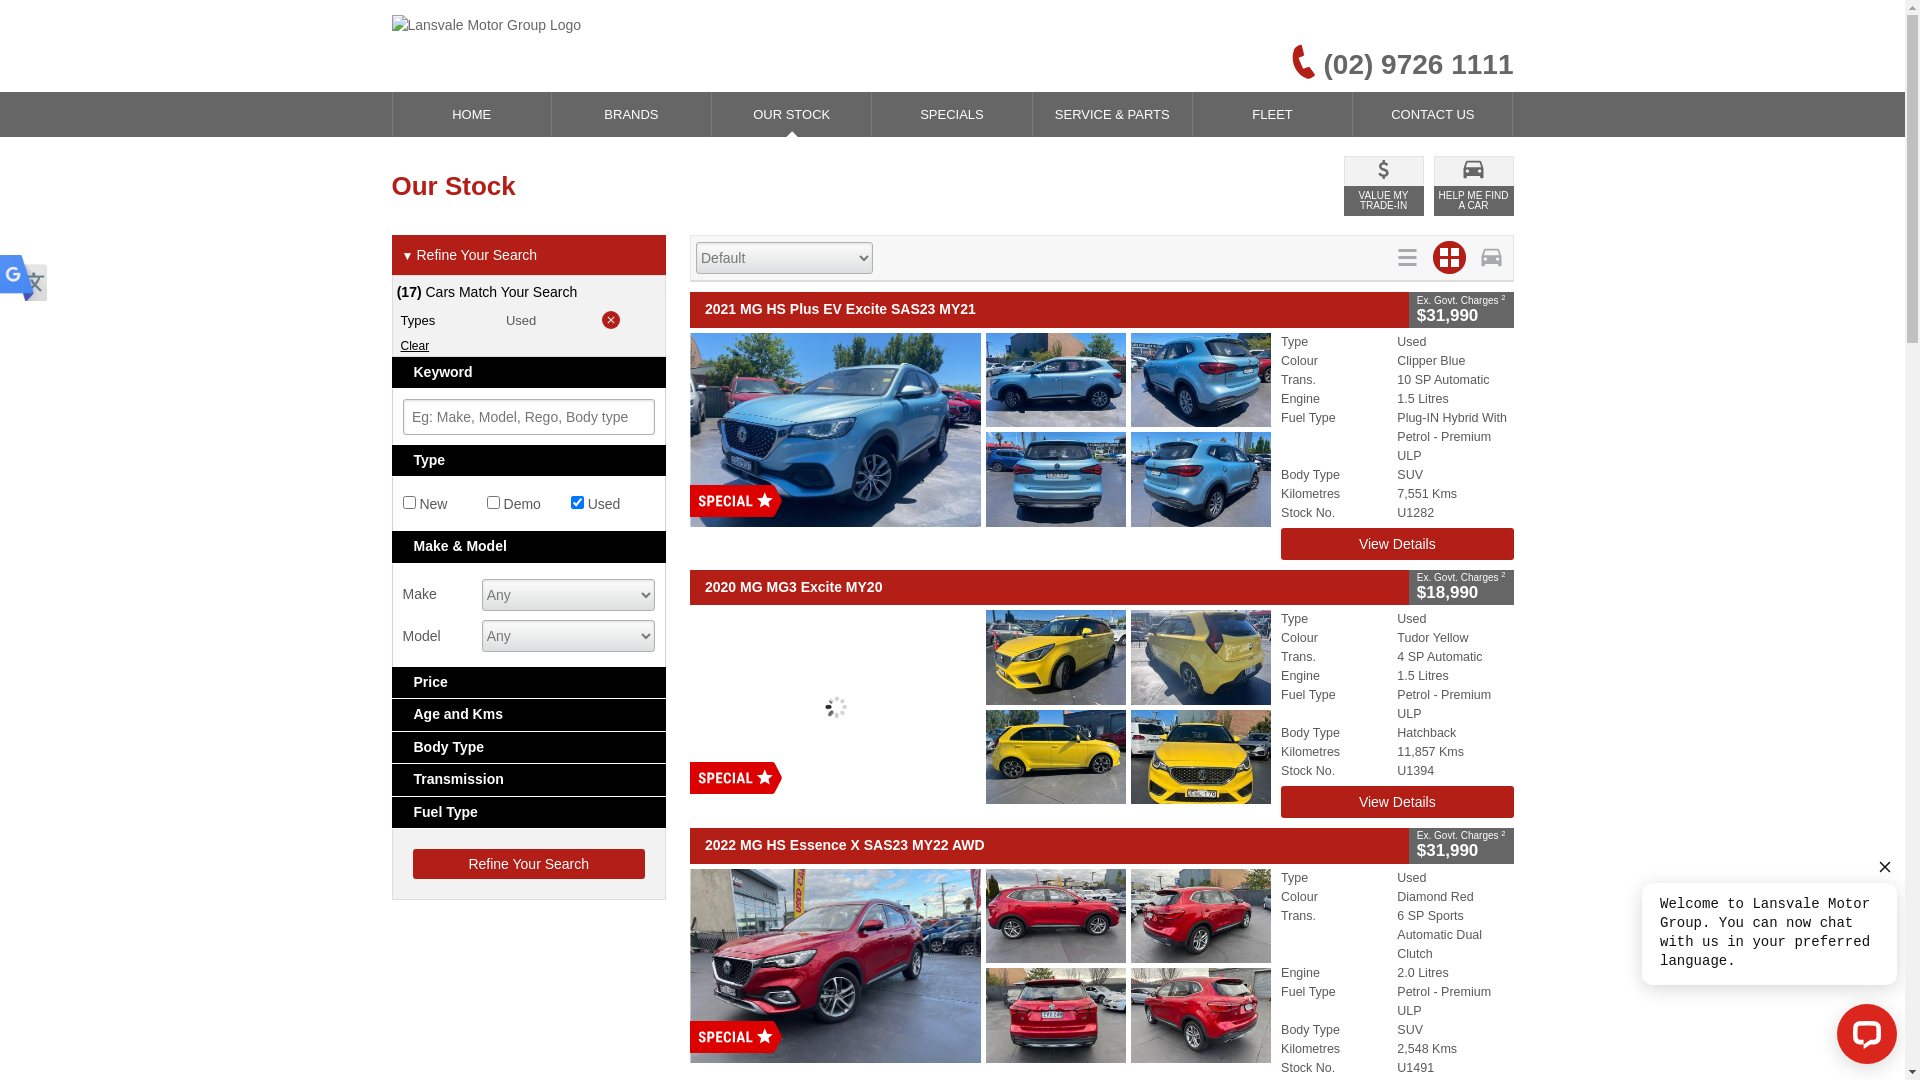 This screenshot has width=1920, height=1080. What do you see at coordinates (529, 681) in the screenshot?
I see `'Price'` at bounding box center [529, 681].